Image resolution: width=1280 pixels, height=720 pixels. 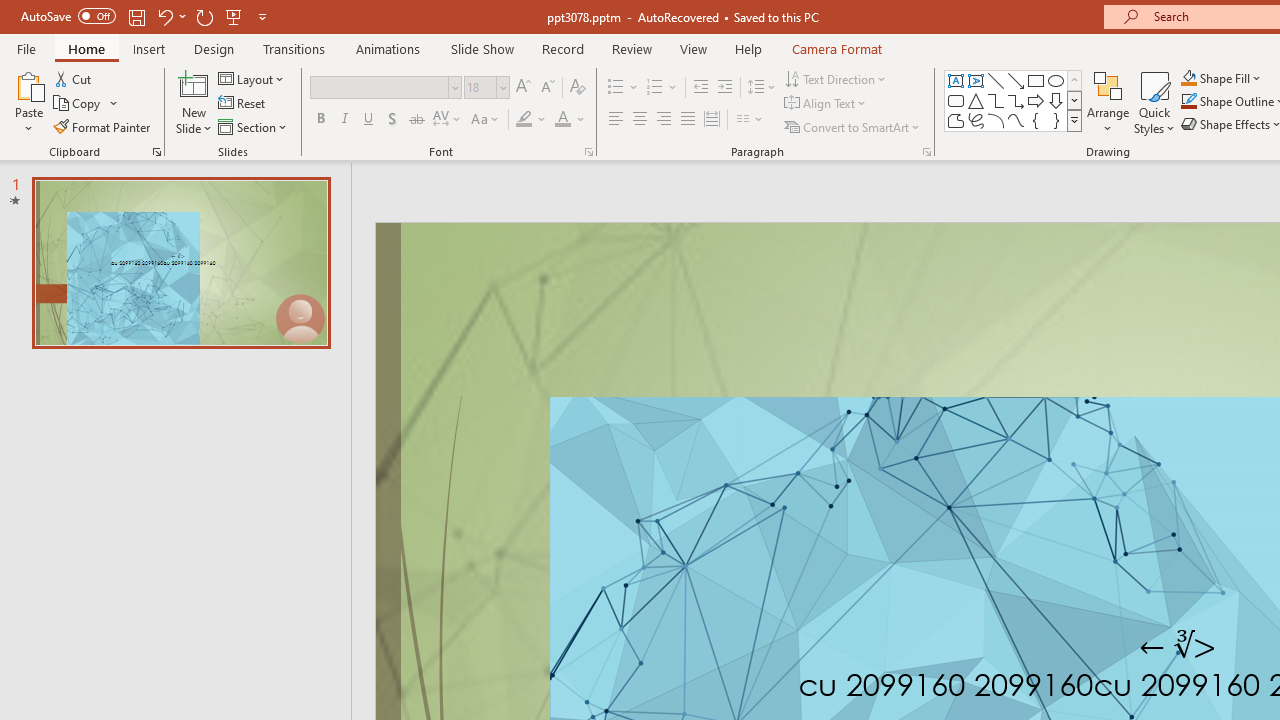 What do you see at coordinates (1036, 100) in the screenshot?
I see `'Arrow: Right'` at bounding box center [1036, 100].